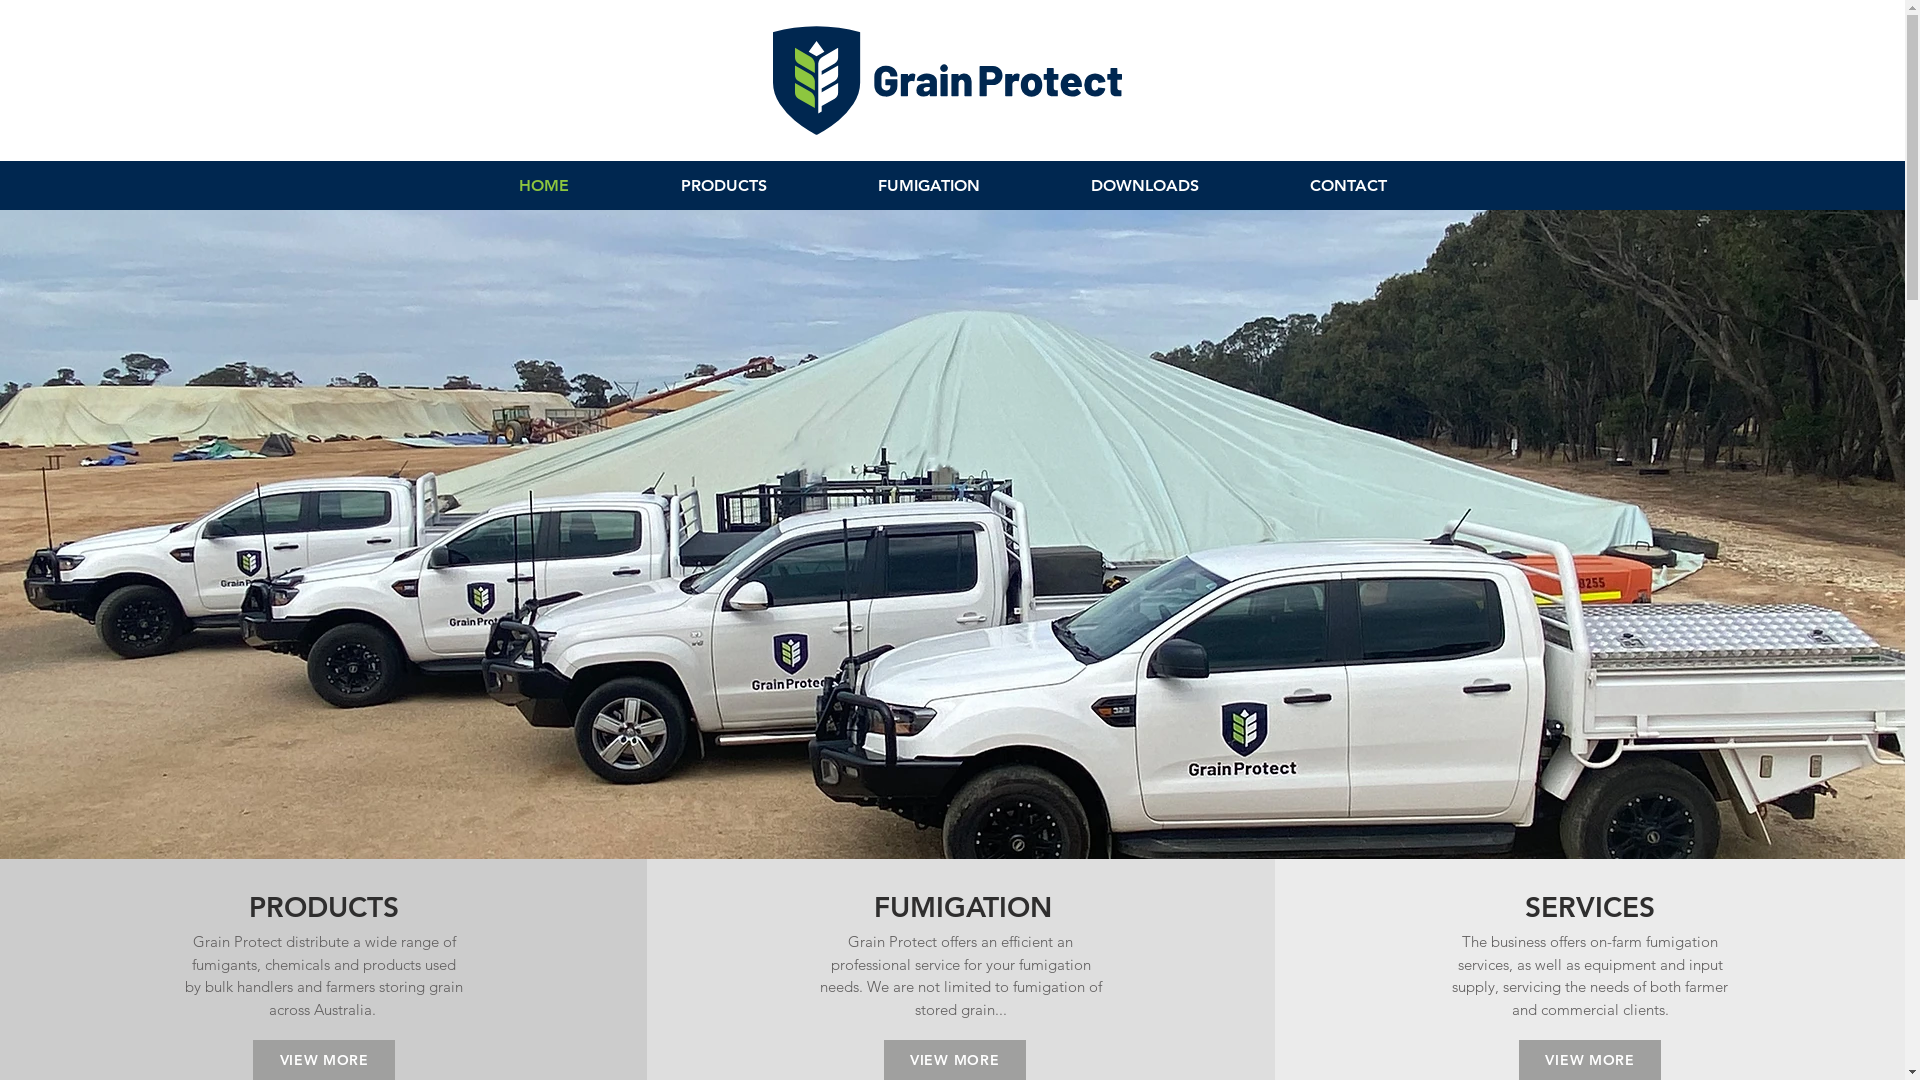 This screenshot has height=1080, width=1920. I want to click on 'HOME', so click(542, 185).